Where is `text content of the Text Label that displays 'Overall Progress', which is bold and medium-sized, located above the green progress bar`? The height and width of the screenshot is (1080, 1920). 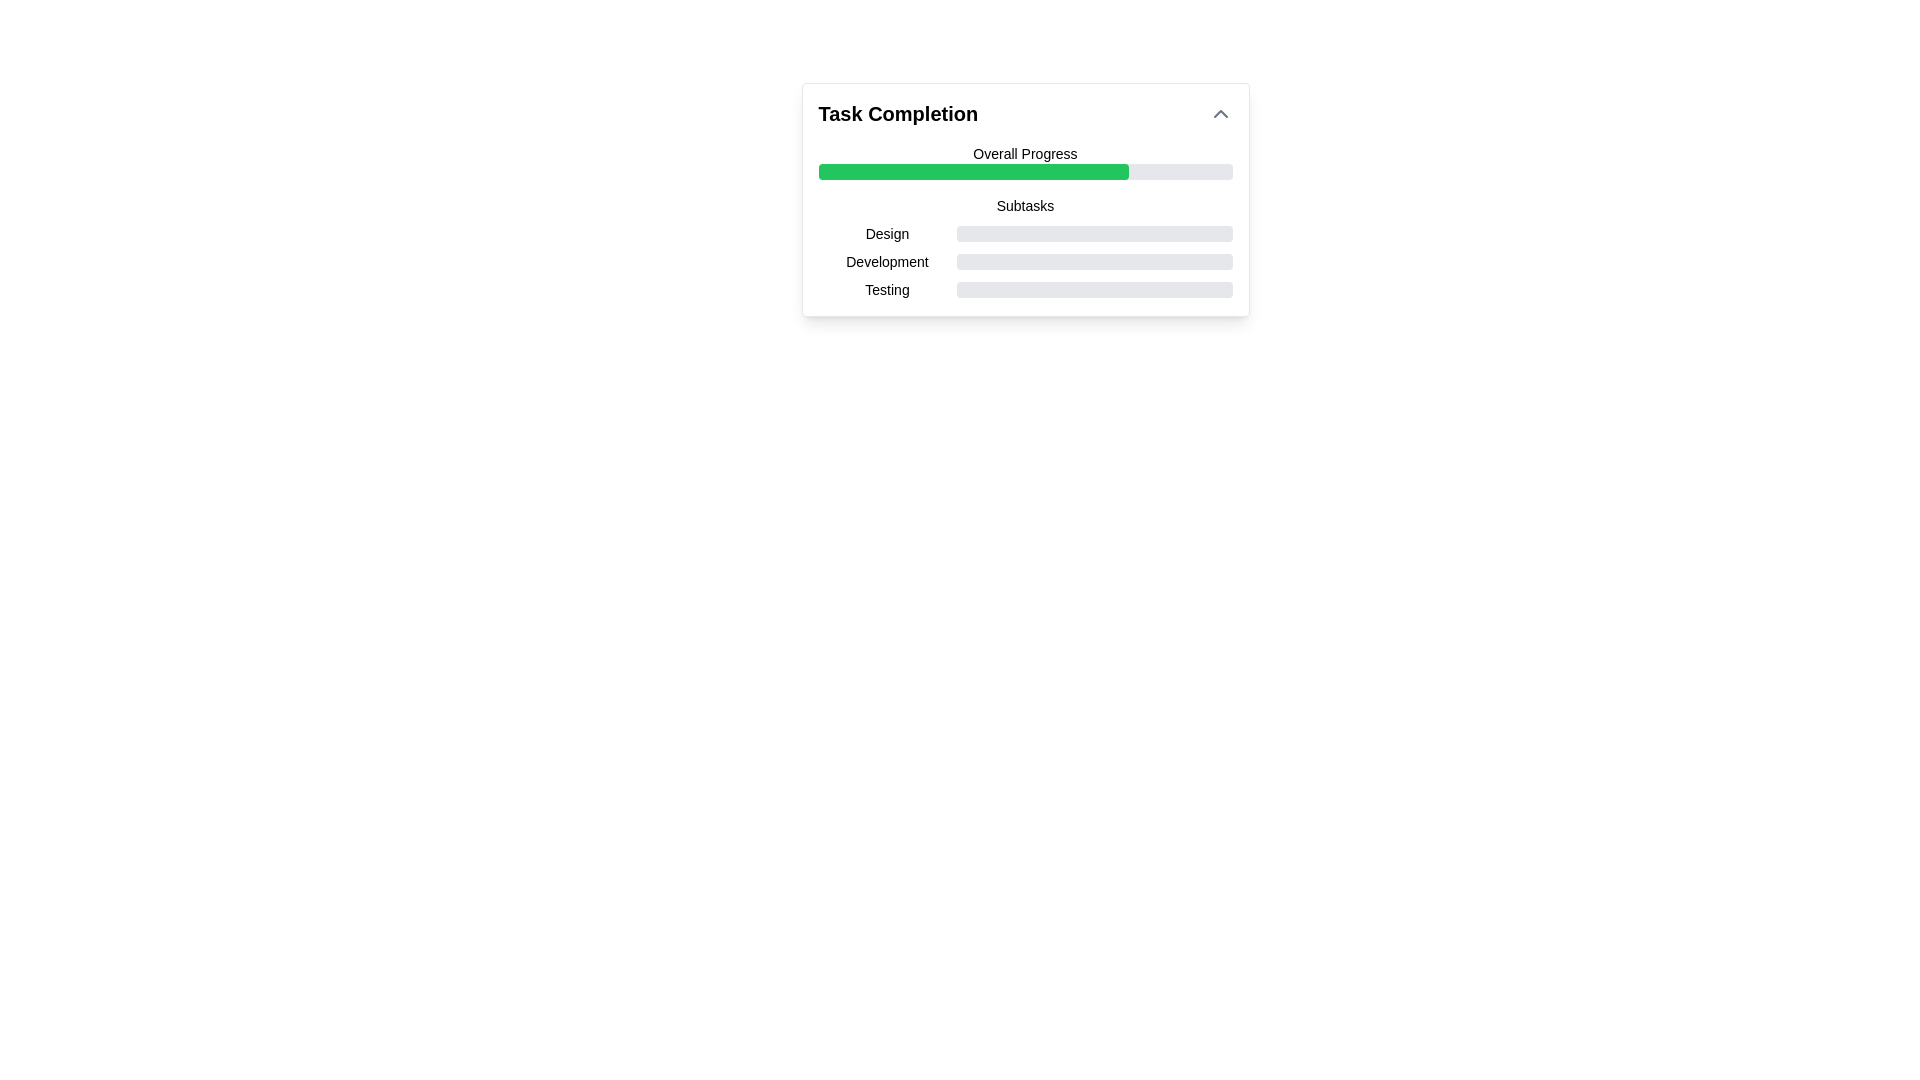 text content of the Text Label that displays 'Overall Progress', which is bold and medium-sized, located above the green progress bar is located at coordinates (1025, 153).